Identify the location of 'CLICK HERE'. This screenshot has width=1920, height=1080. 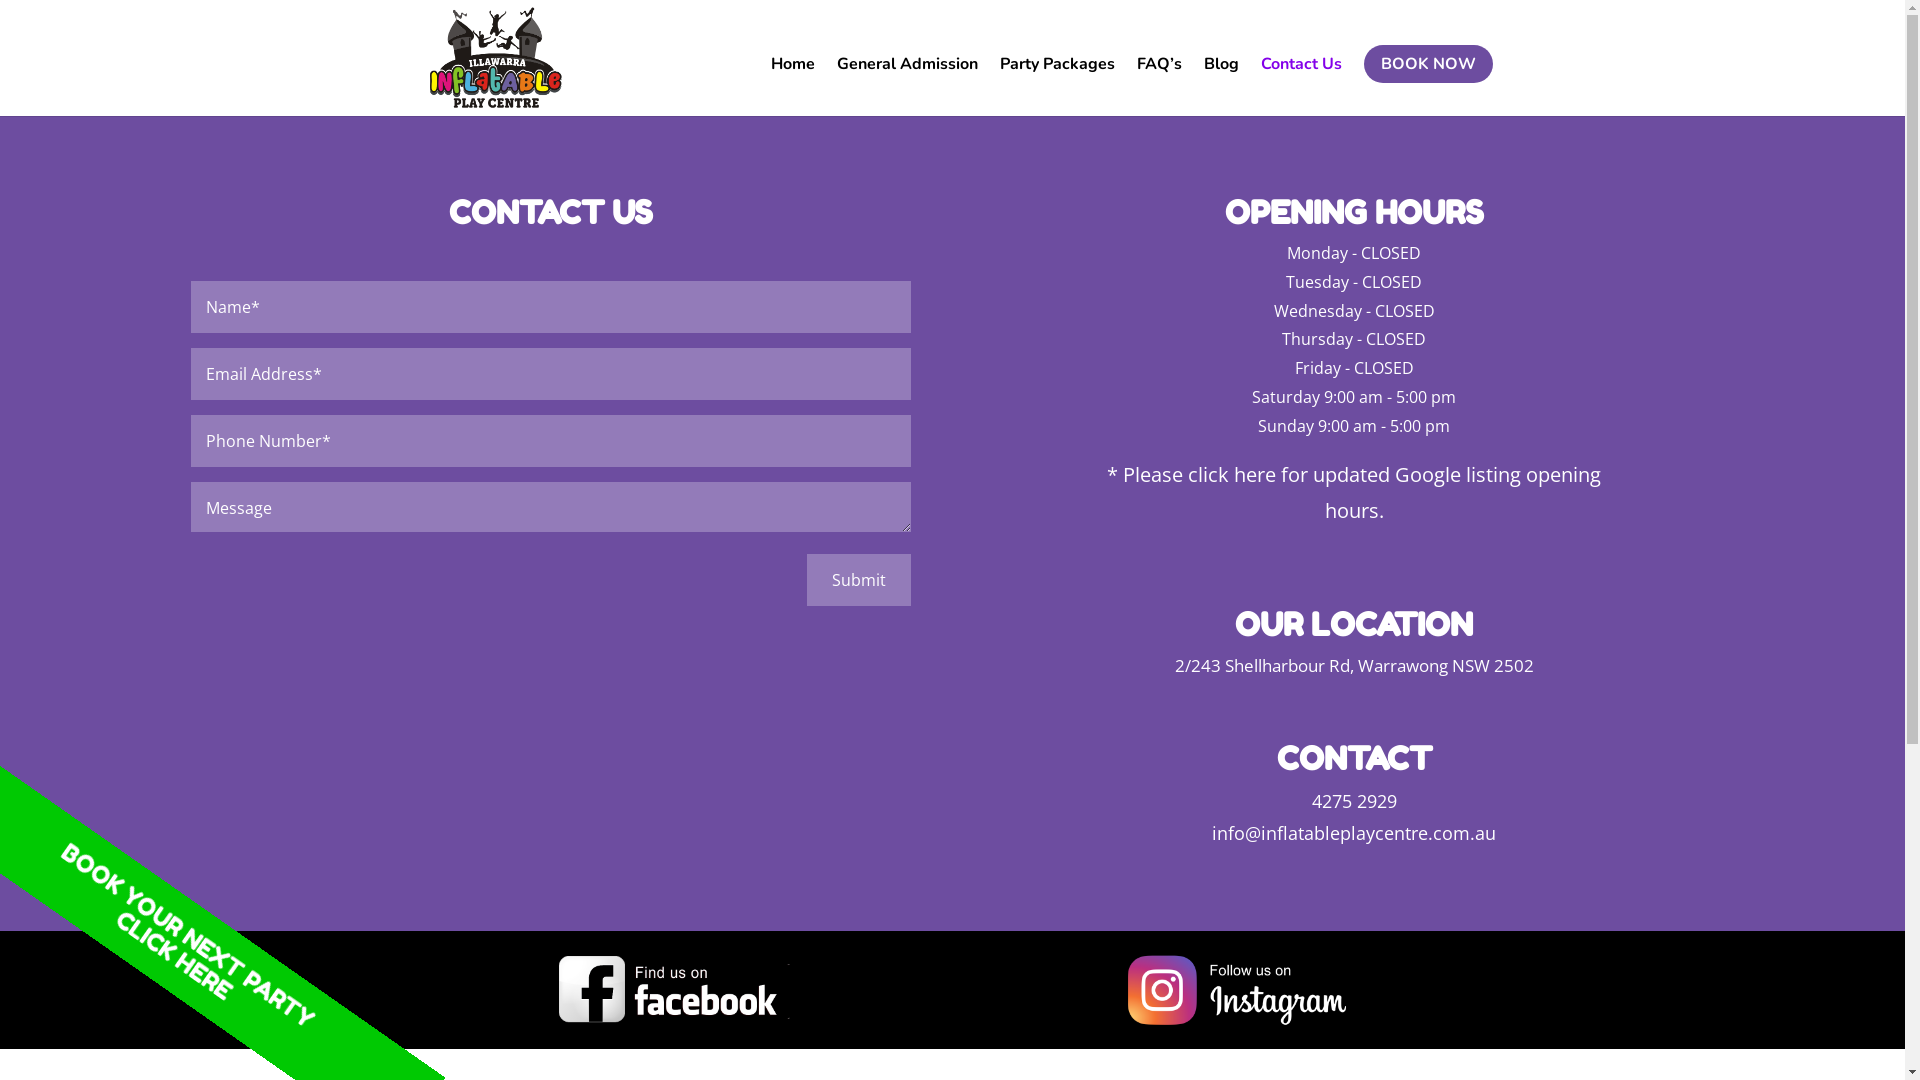
(177, 919).